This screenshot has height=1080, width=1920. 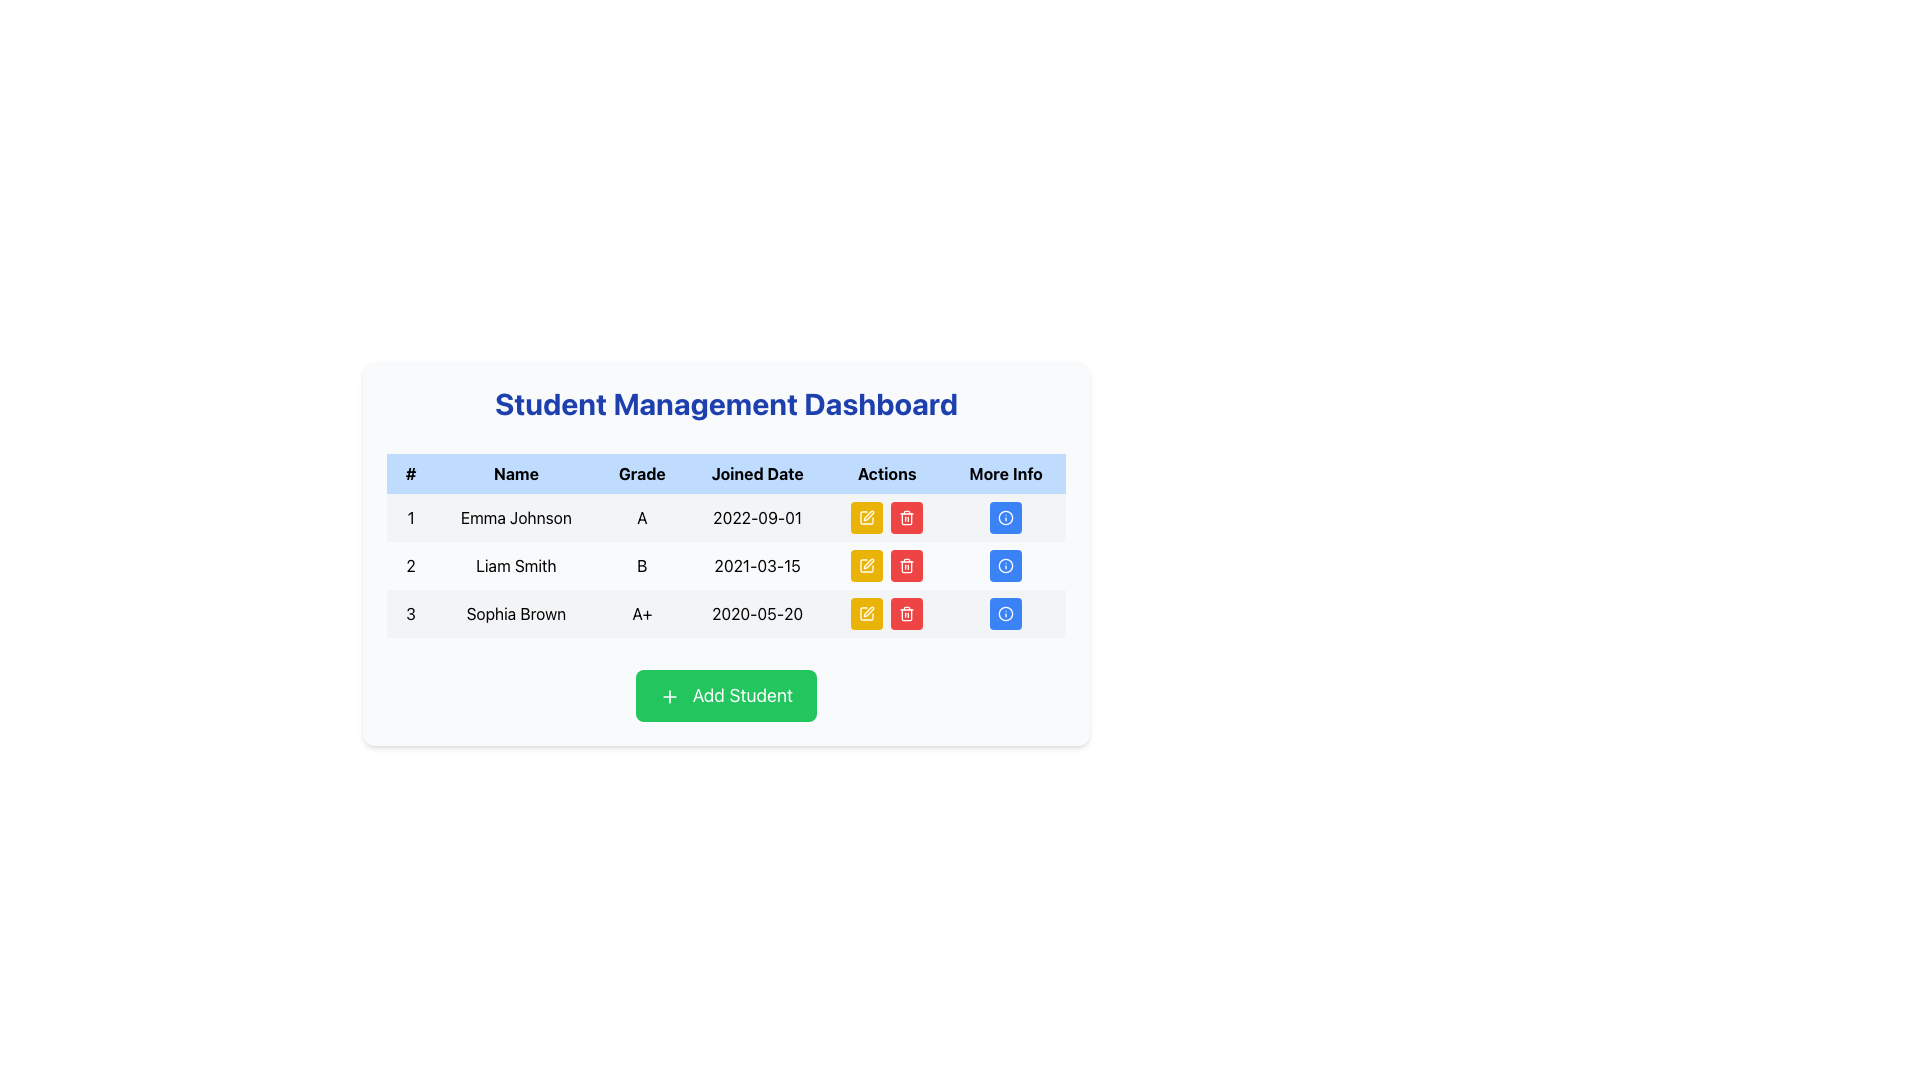 What do you see at coordinates (867, 516) in the screenshot?
I see `the 'Edit' button located in the 'Actions' column of the first row in the student information table to indicate interactivity` at bounding box center [867, 516].